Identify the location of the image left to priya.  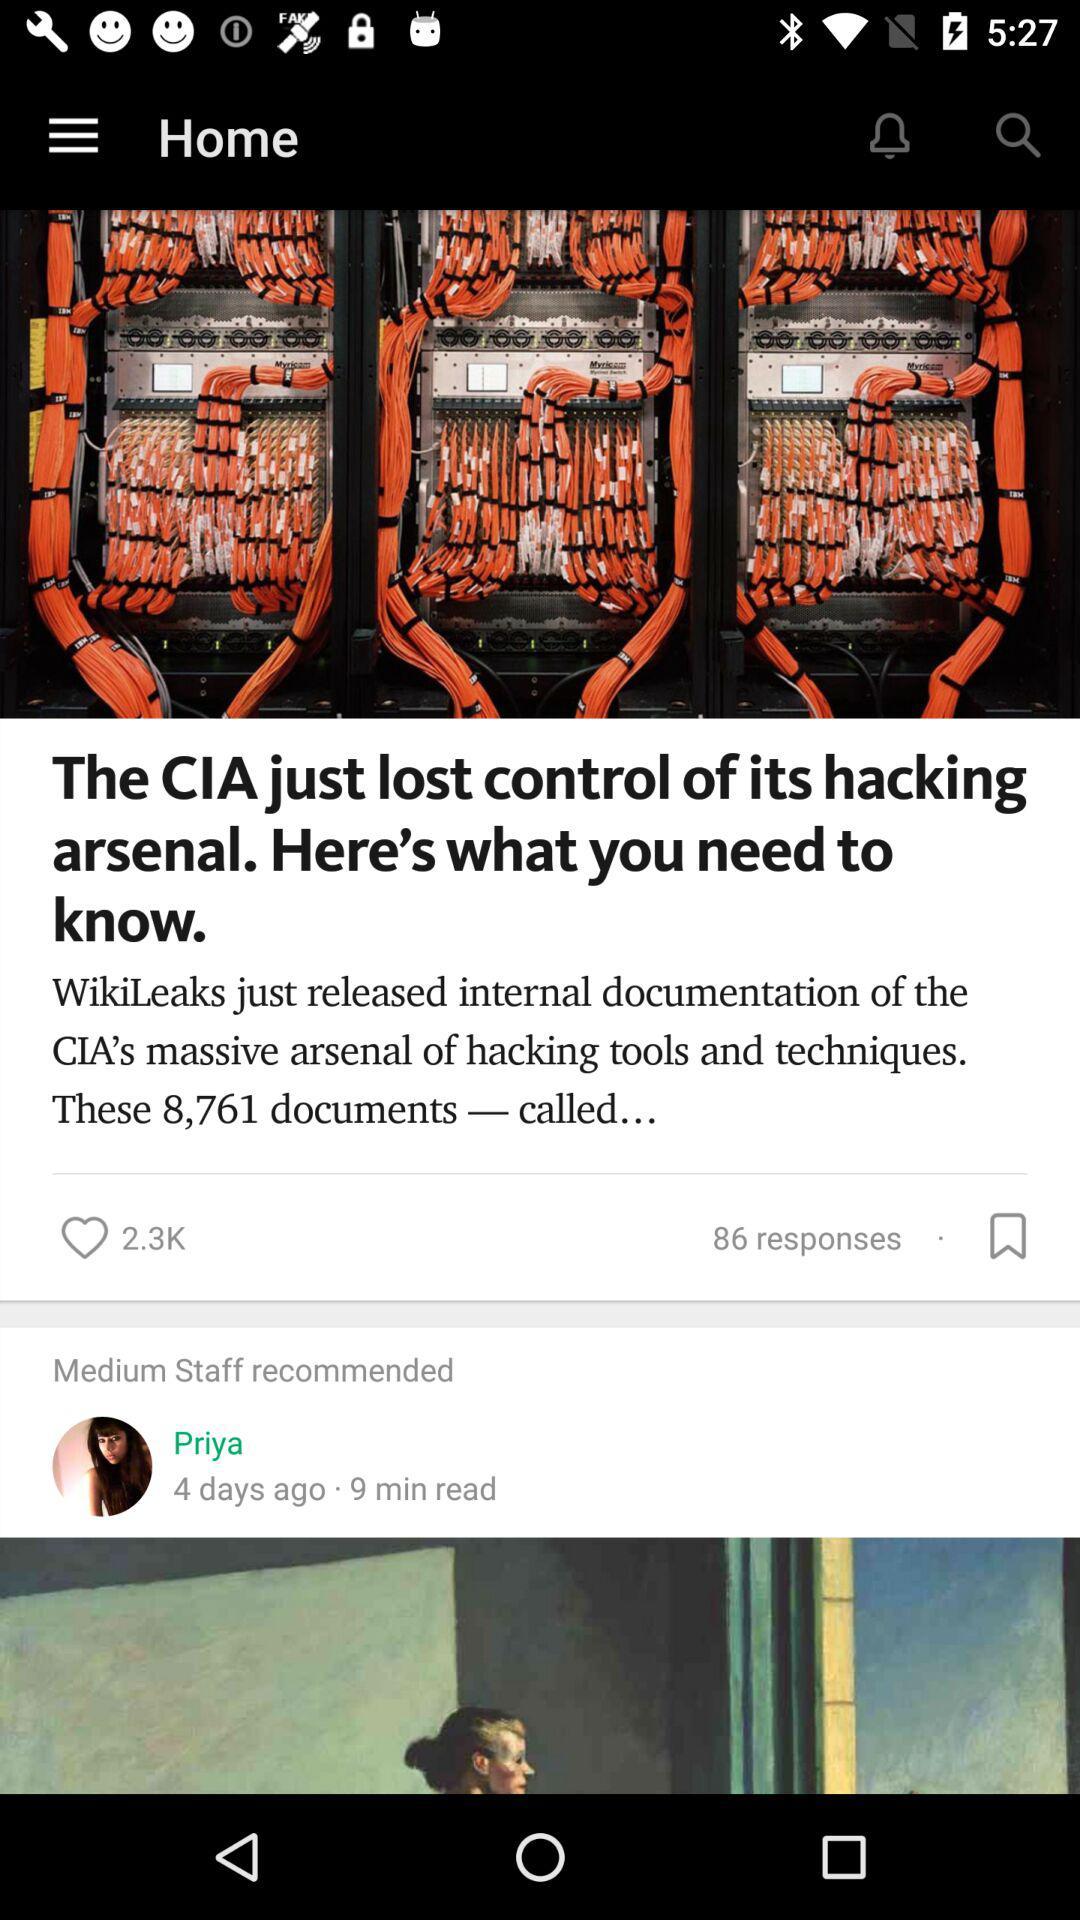
(102, 1454).